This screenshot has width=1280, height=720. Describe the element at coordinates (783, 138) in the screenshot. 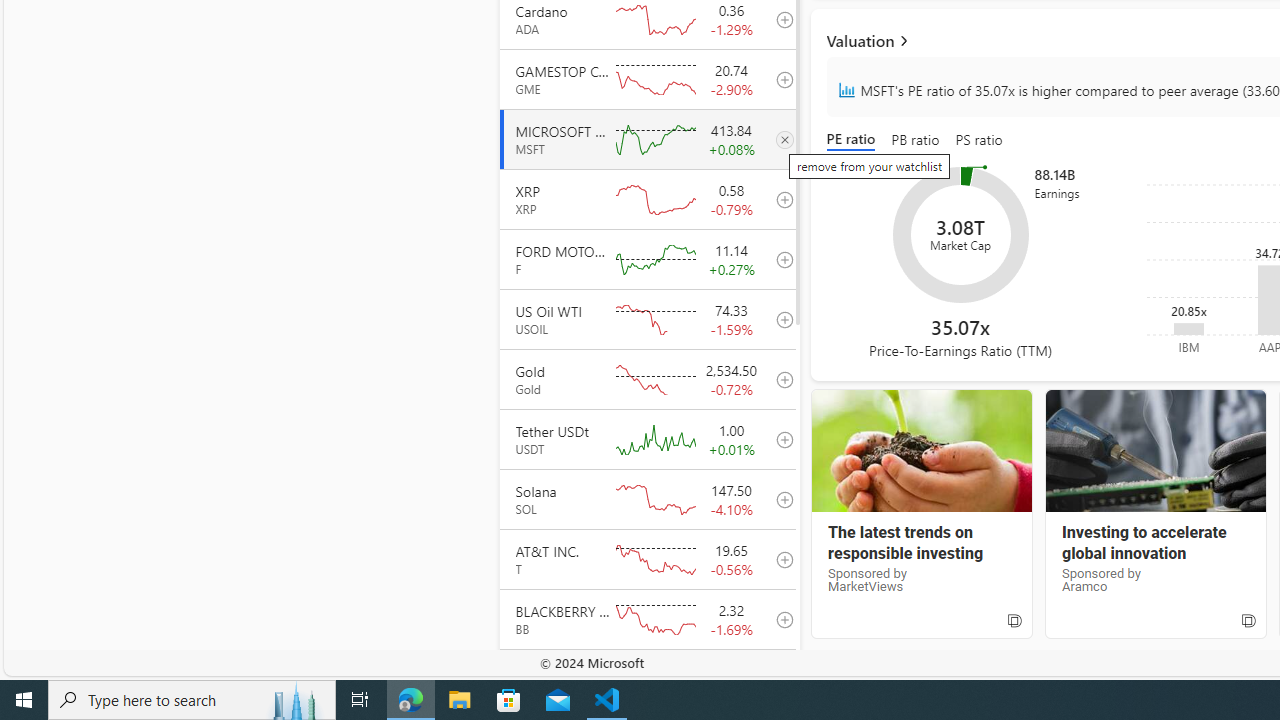

I see `'Class: removeIcon'` at that location.